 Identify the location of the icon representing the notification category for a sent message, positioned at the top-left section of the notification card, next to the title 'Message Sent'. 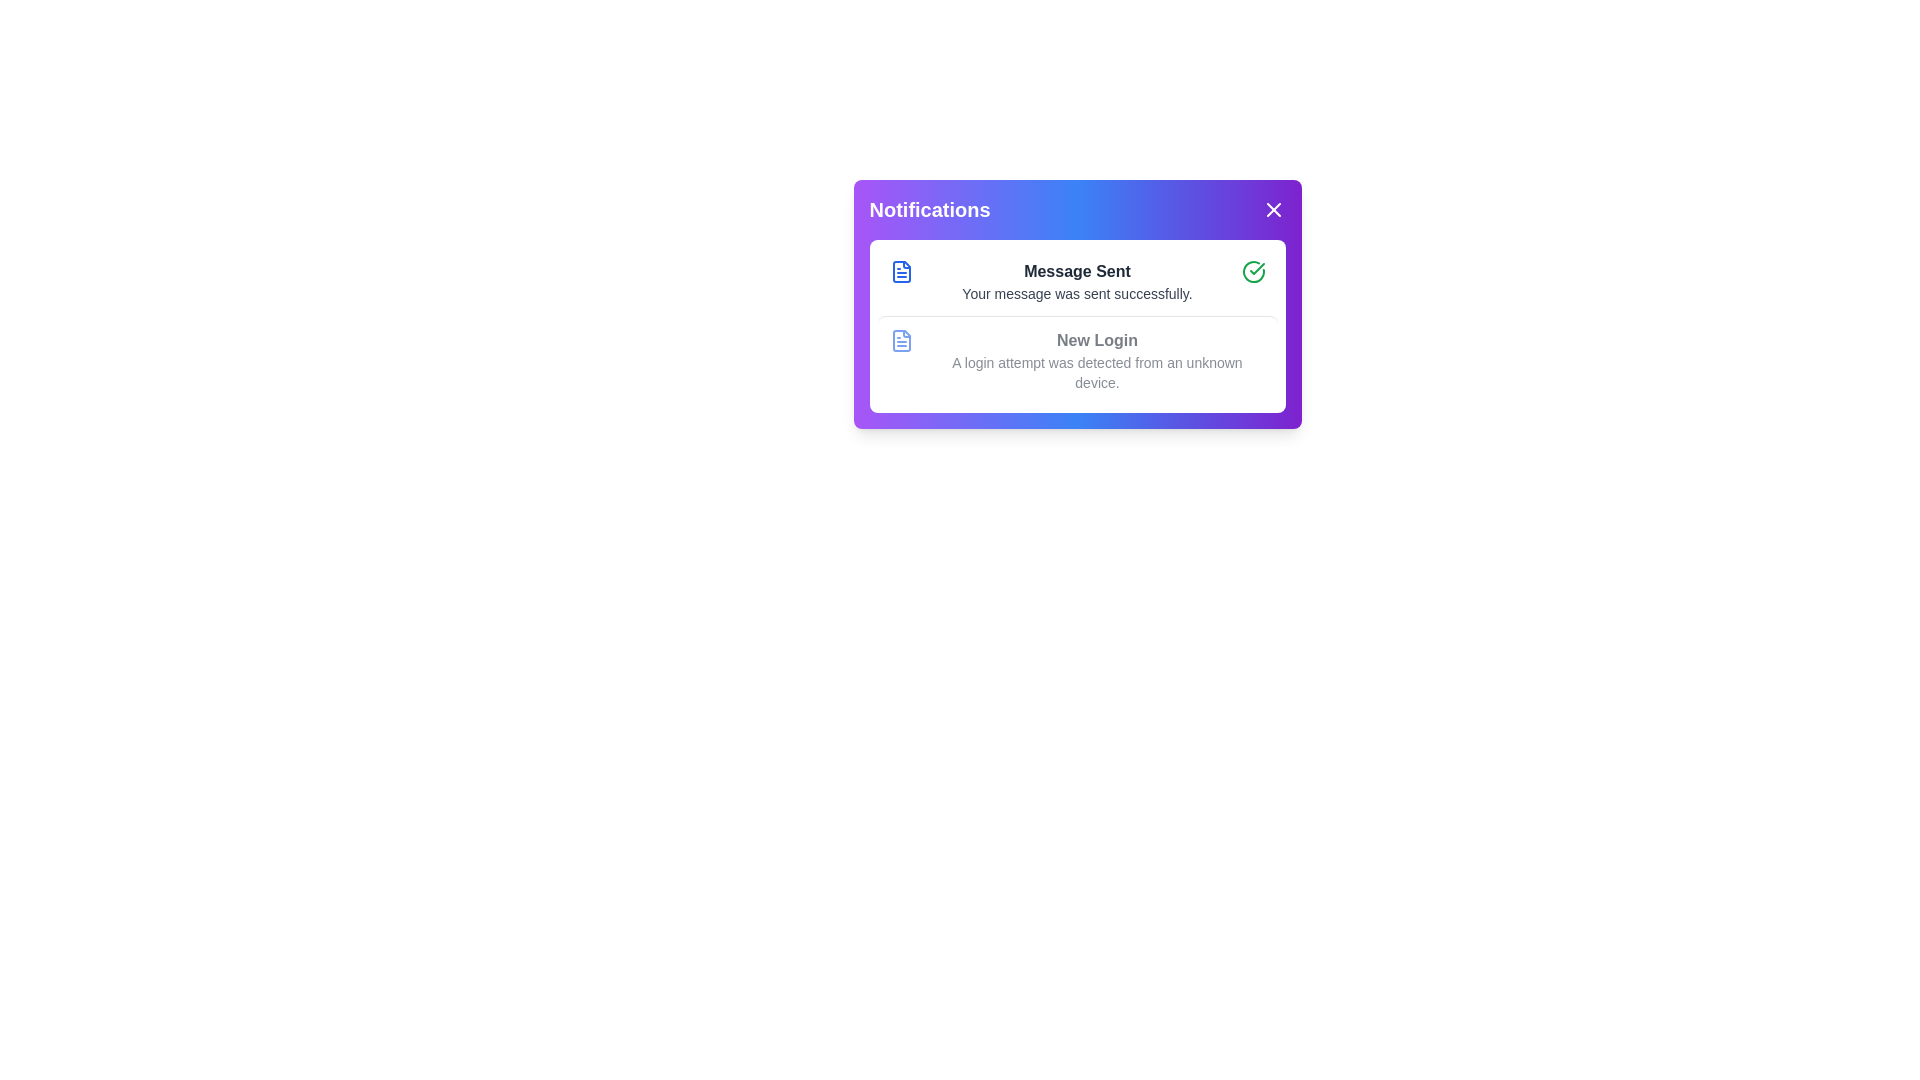
(900, 272).